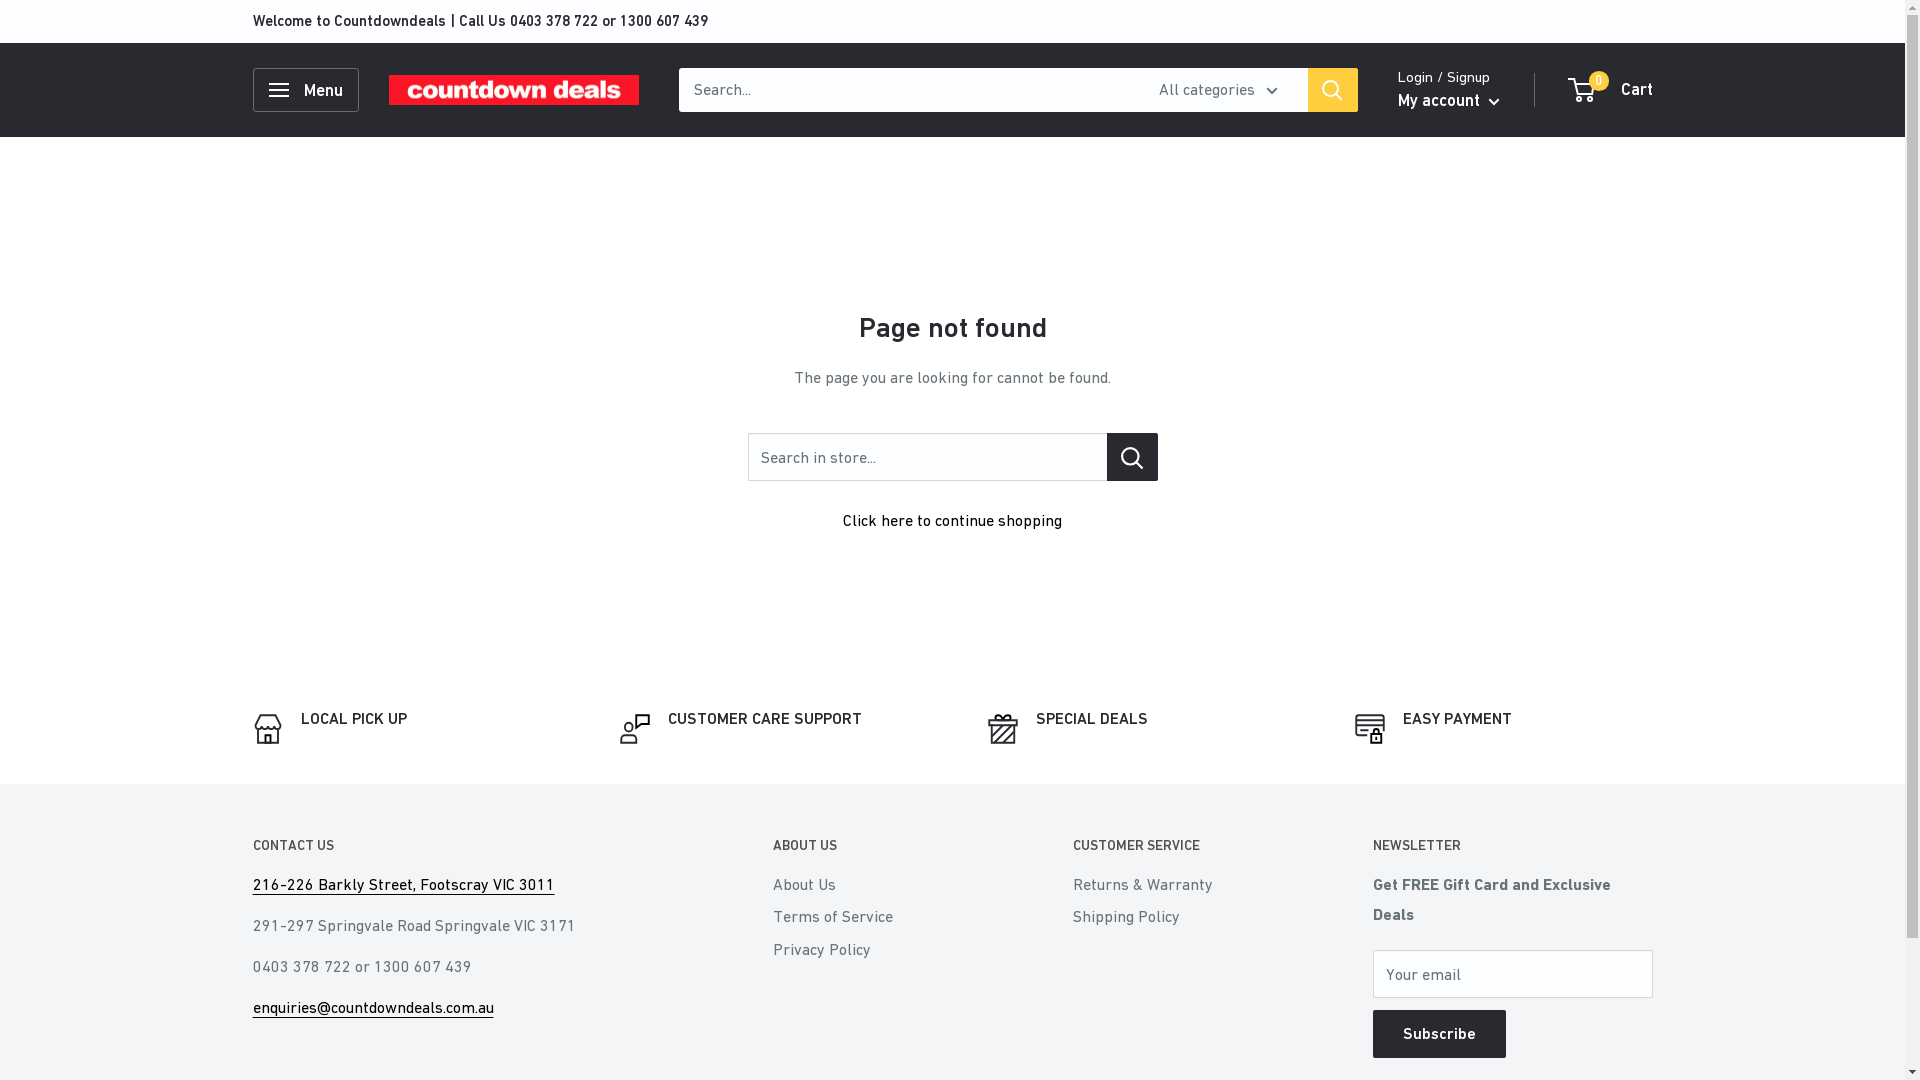 The height and width of the screenshot is (1080, 1920). I want to click on '0, so click(1611, 88).